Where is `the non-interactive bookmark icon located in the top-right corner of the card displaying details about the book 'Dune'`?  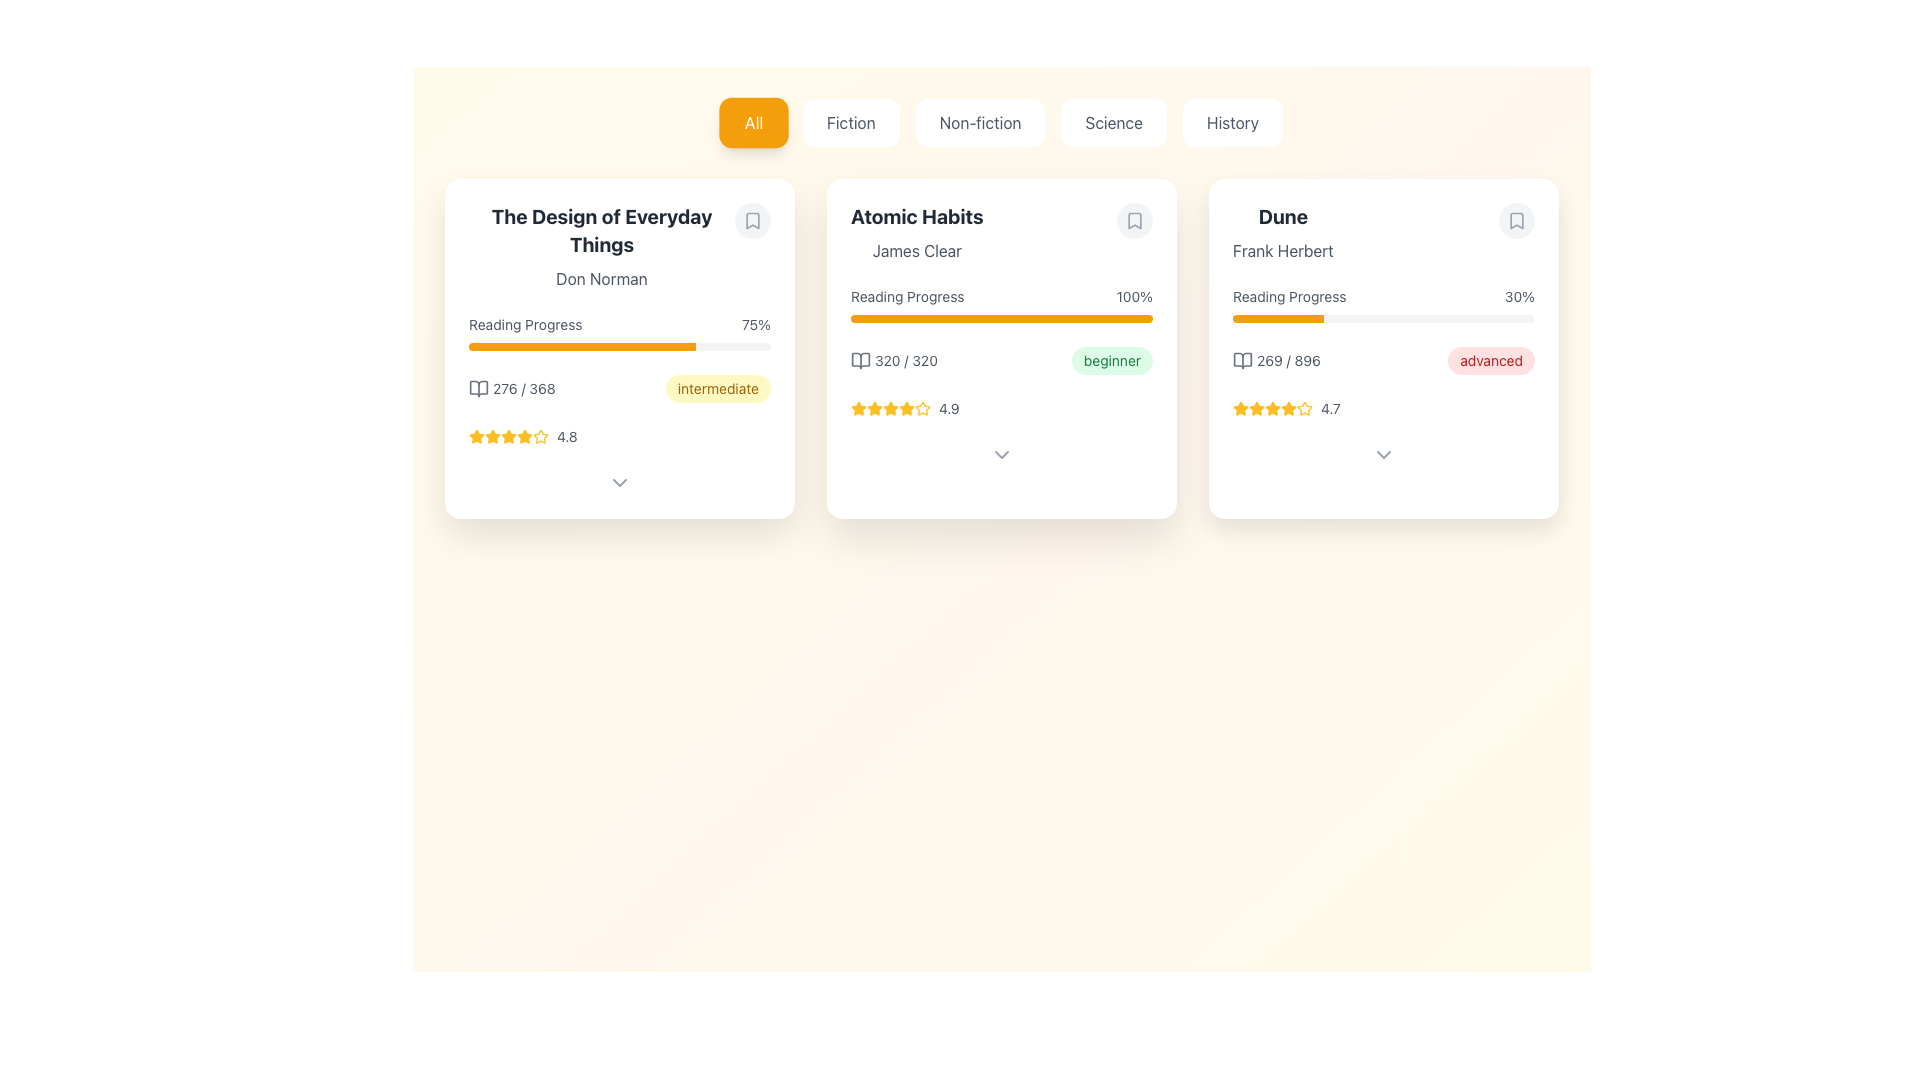
the non-interactive bookmark icon located in the top-right corner of the card displaying details about the book 'Dune' is located at coordinates (1516, 220).